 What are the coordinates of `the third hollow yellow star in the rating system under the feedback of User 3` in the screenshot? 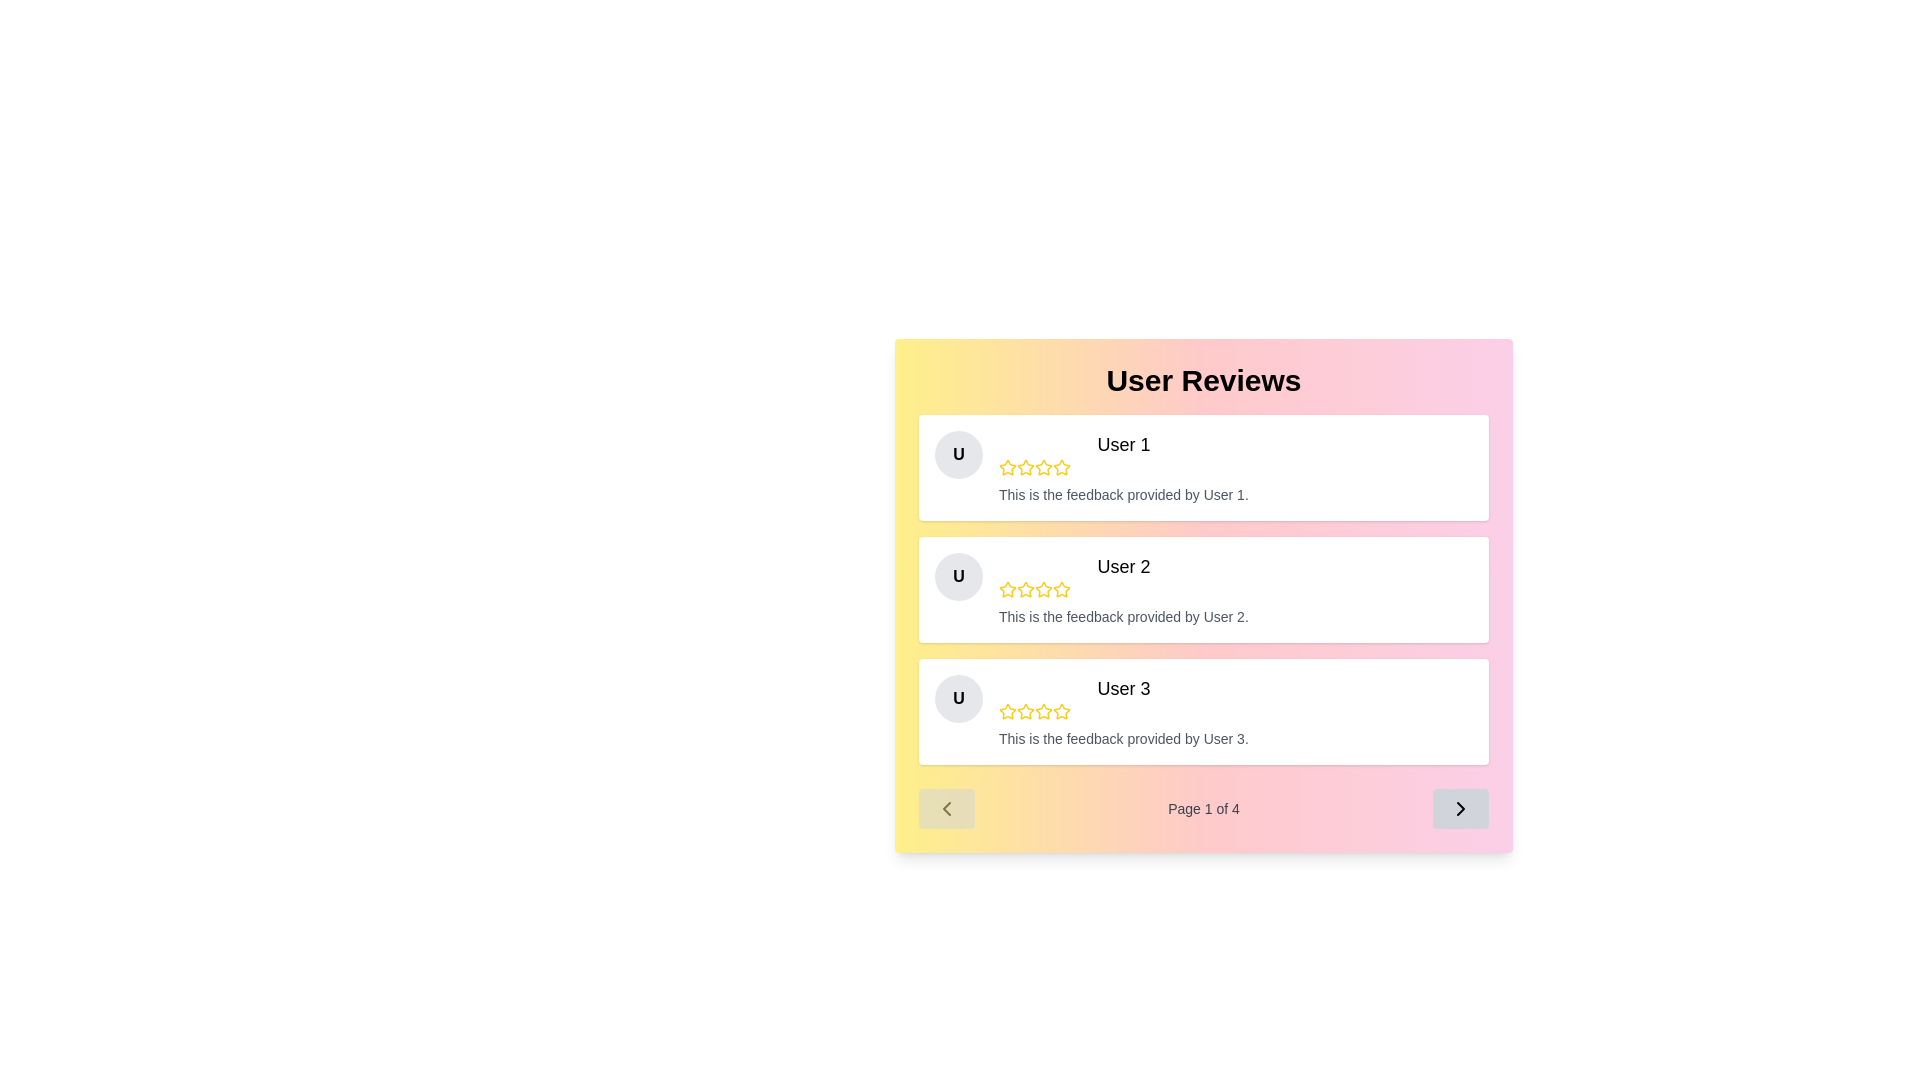 It's located at (1042, 710).